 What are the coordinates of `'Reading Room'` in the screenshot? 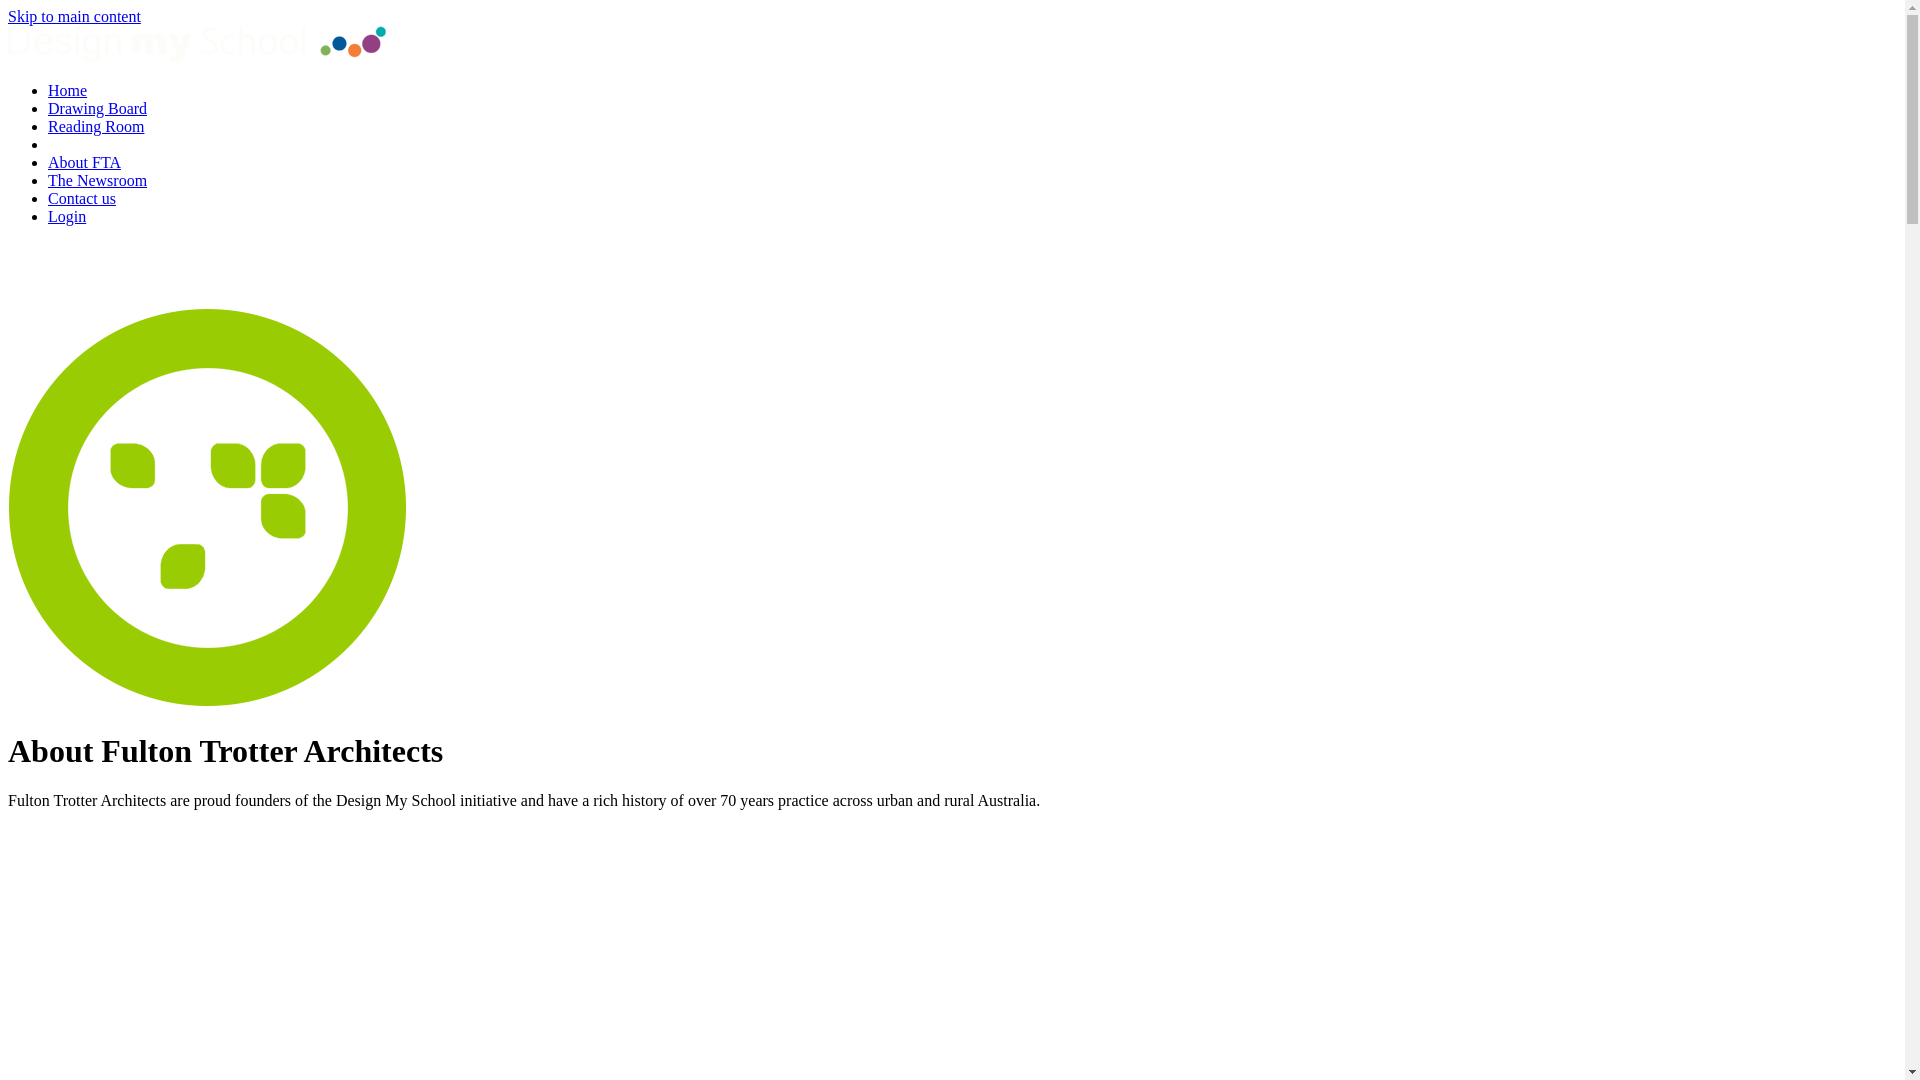 It's located at (95, 126).